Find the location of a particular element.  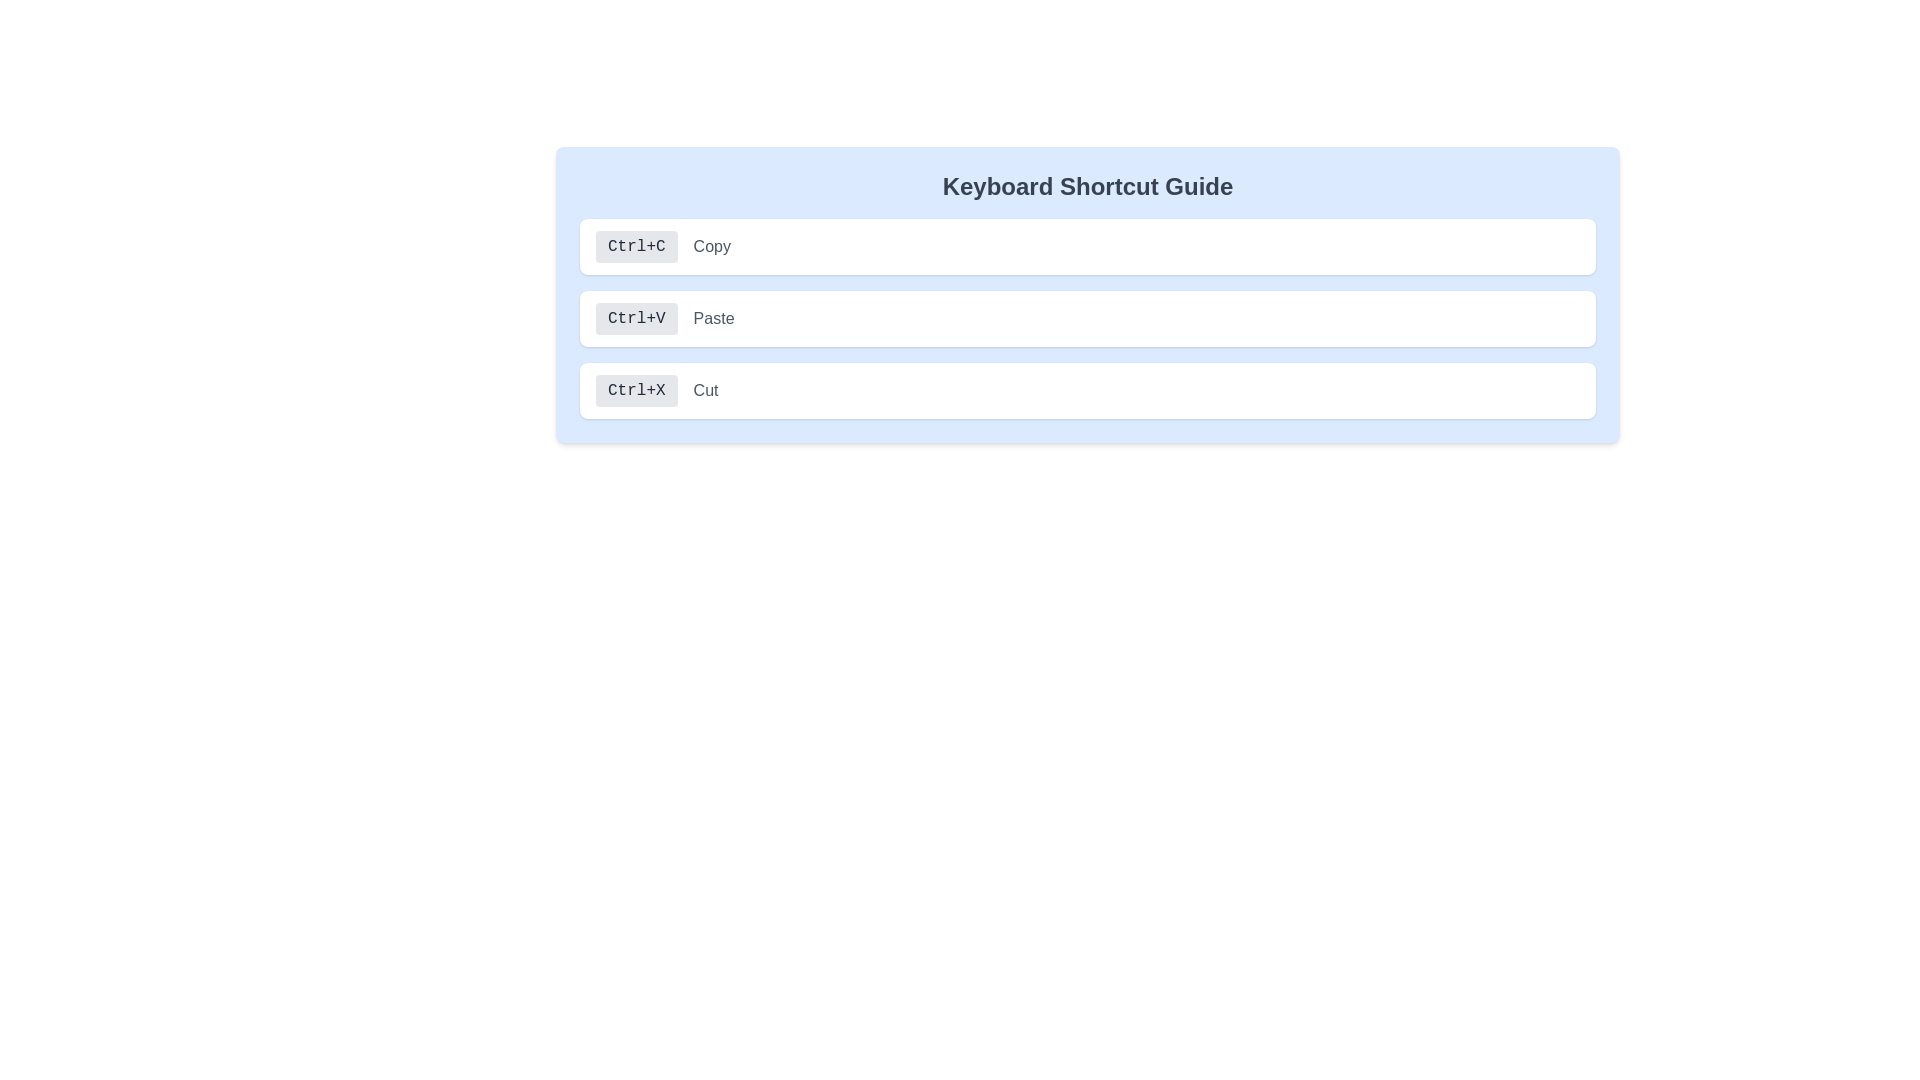

the text heading displaying 'Keyboard Shortcut Guide' which is bold, large, dark gray on a light blue background, located centrally at the top of the interface is located at coordinates (1087, 186).